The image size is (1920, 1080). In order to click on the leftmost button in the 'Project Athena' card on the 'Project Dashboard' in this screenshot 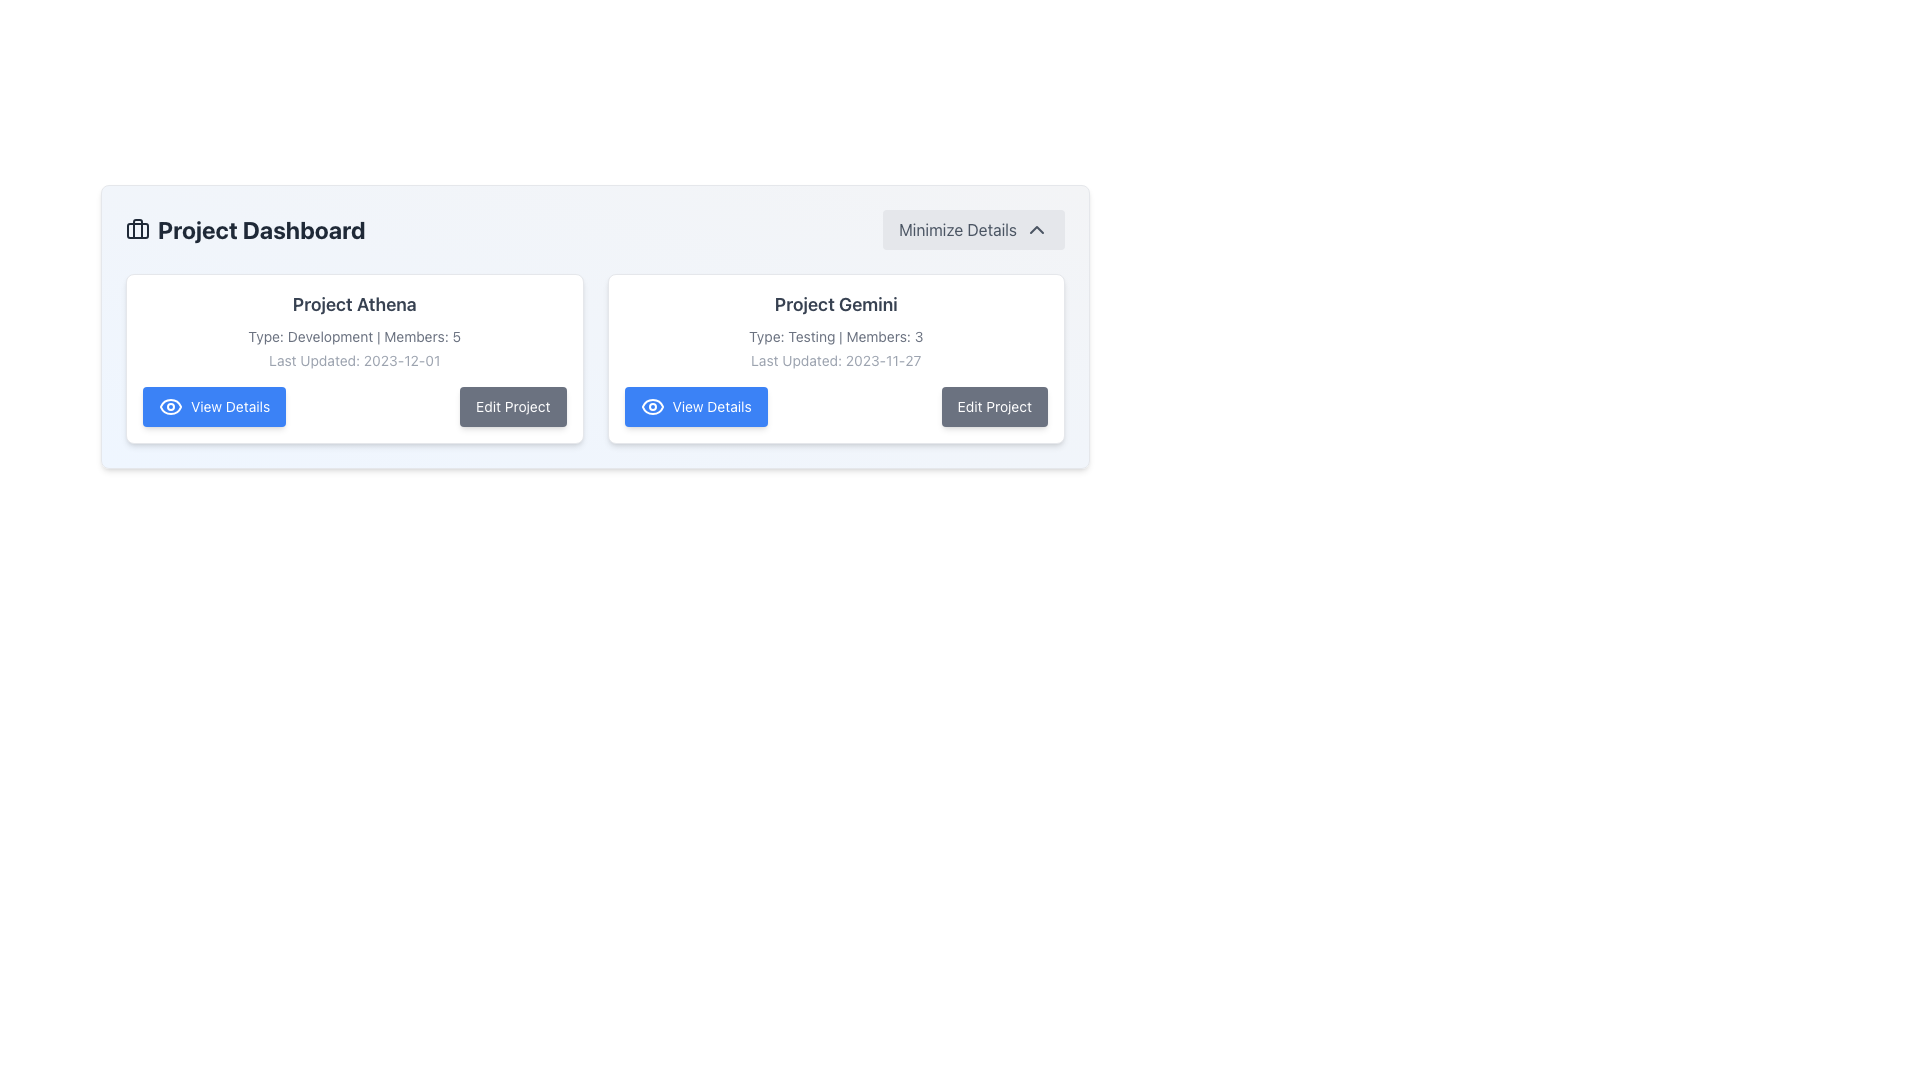, I will do `click(214, 406)`.